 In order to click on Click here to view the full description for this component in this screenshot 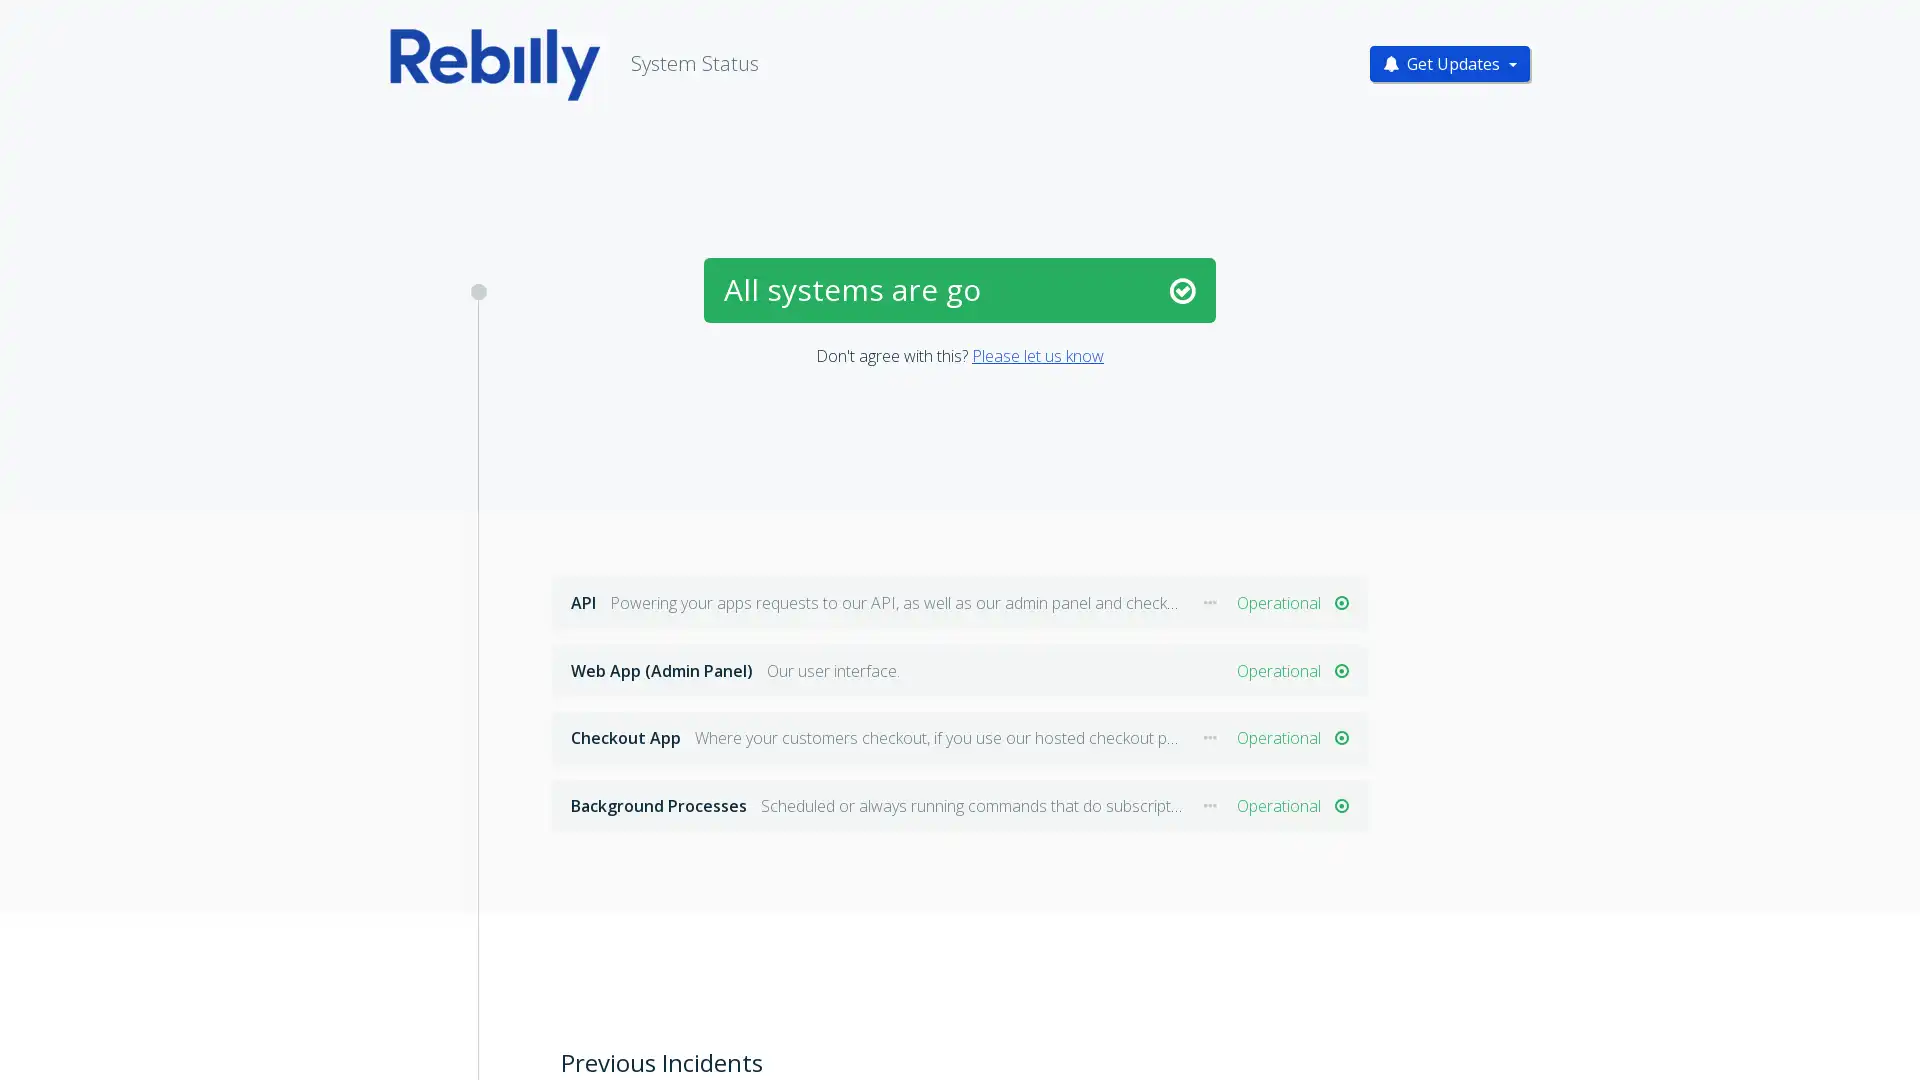, I will do `click(1209, 805)`.